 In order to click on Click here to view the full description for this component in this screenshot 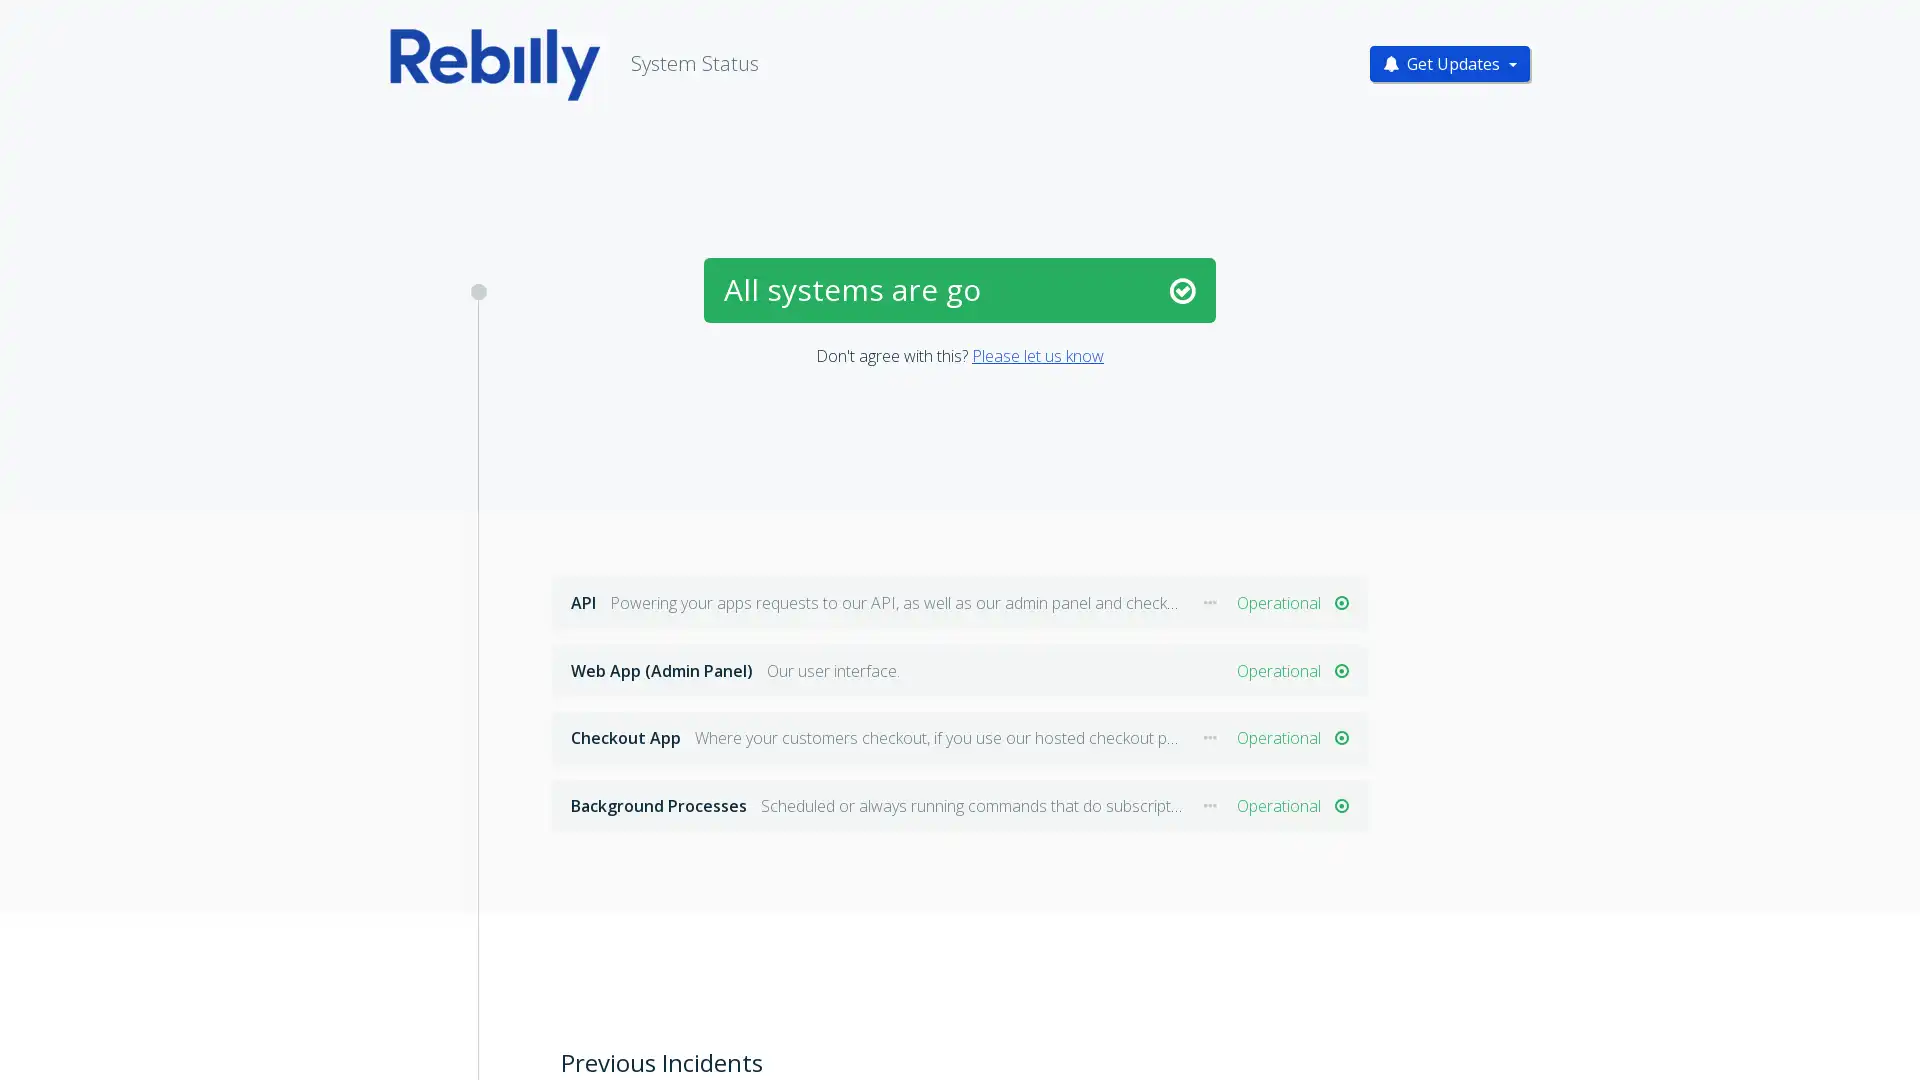, I will do `click(1209, 805)`.